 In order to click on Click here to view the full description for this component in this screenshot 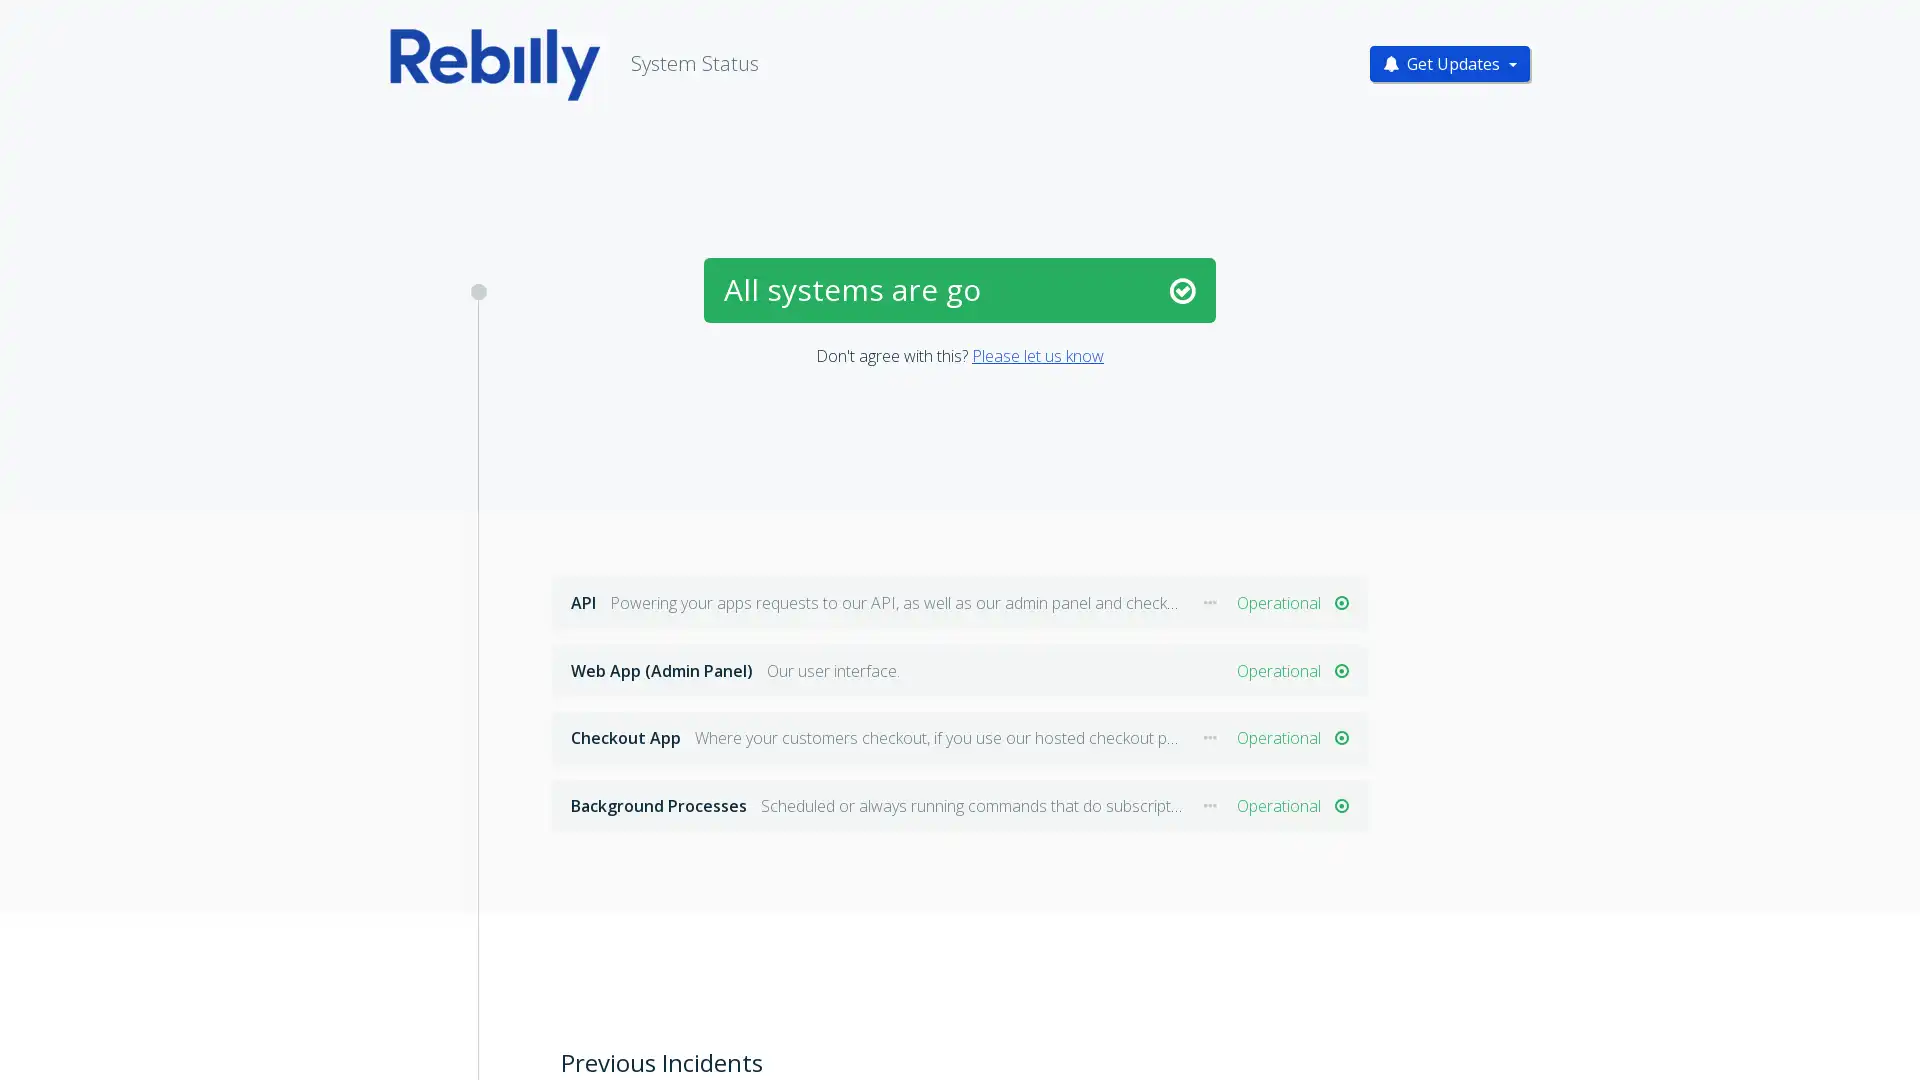, I will do `click(1209, 805)`.